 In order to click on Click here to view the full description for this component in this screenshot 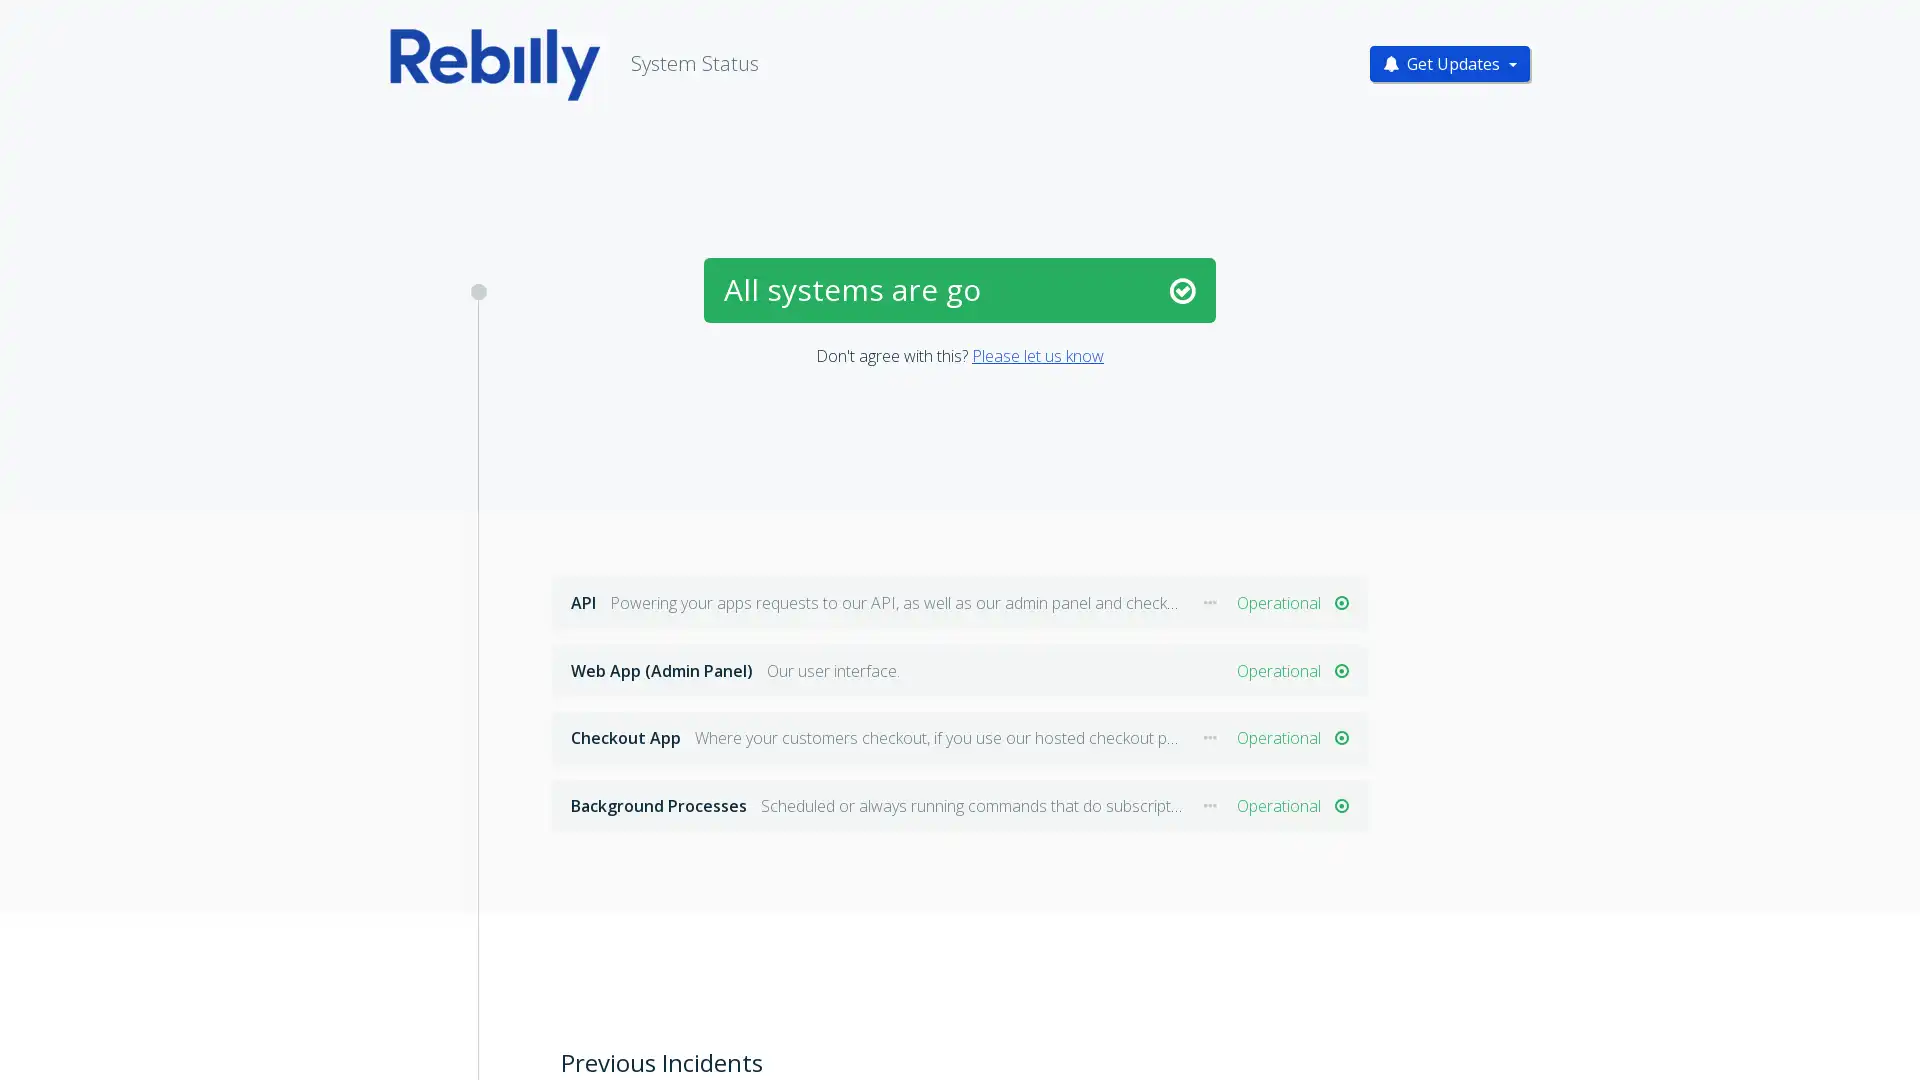, I will do `click(1209, 805)`.